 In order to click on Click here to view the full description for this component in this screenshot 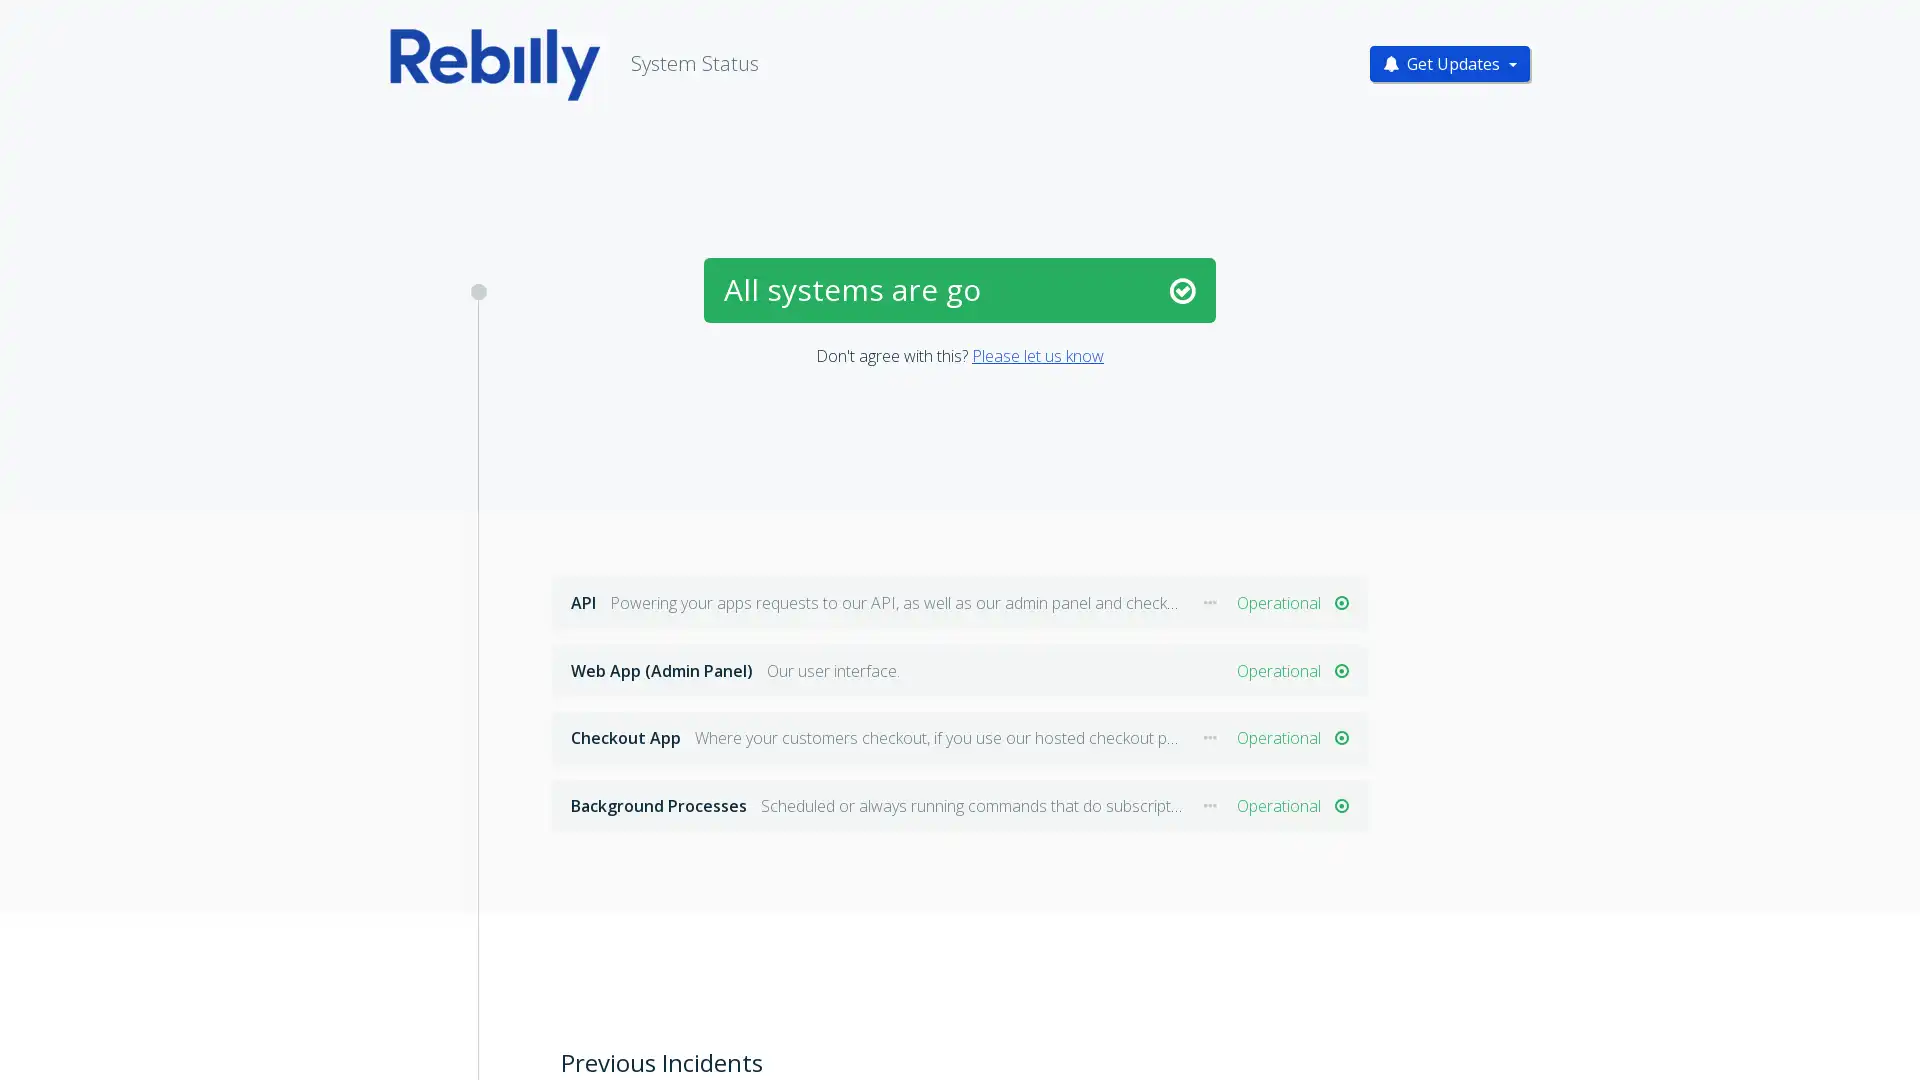, I will do `click(1209, 805)`.